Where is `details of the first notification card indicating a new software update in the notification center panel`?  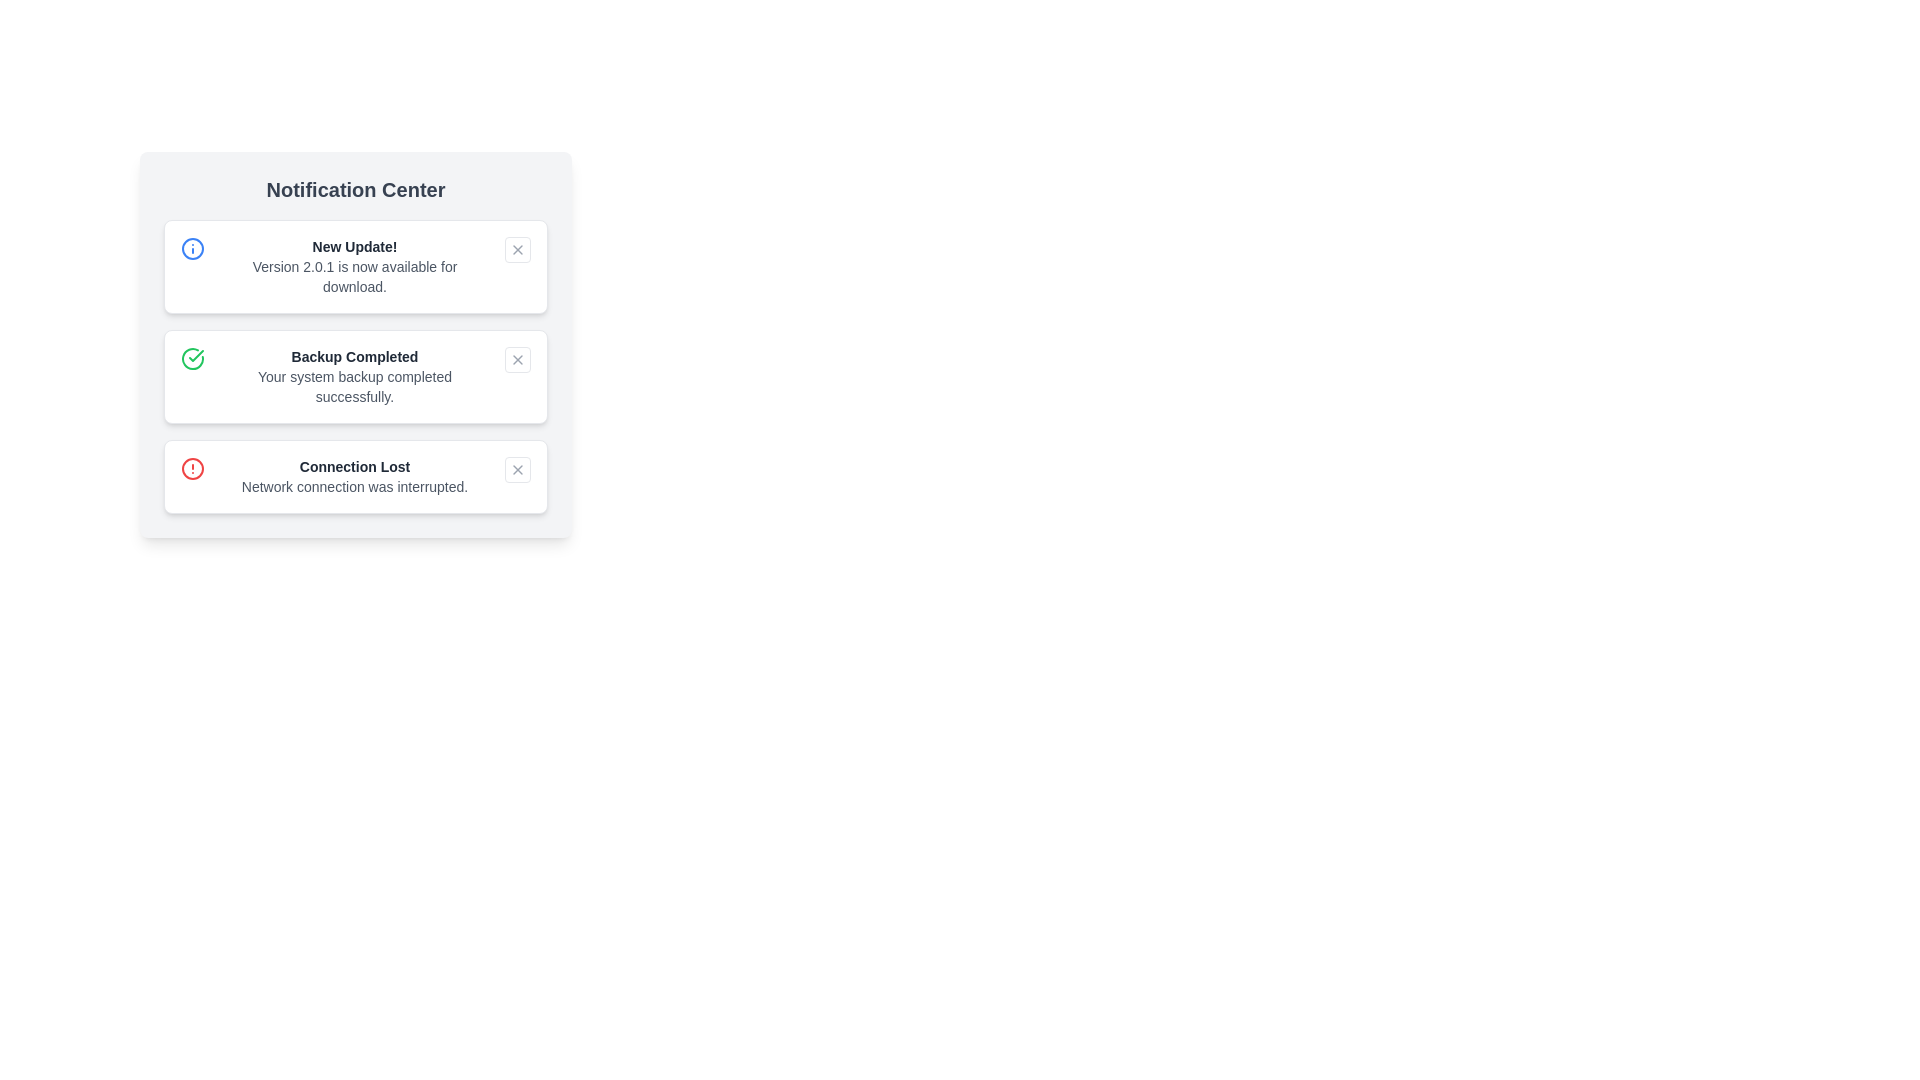 details of the first notification card indicating a new software update in the notification center panel is located at coordinates (355, 265).